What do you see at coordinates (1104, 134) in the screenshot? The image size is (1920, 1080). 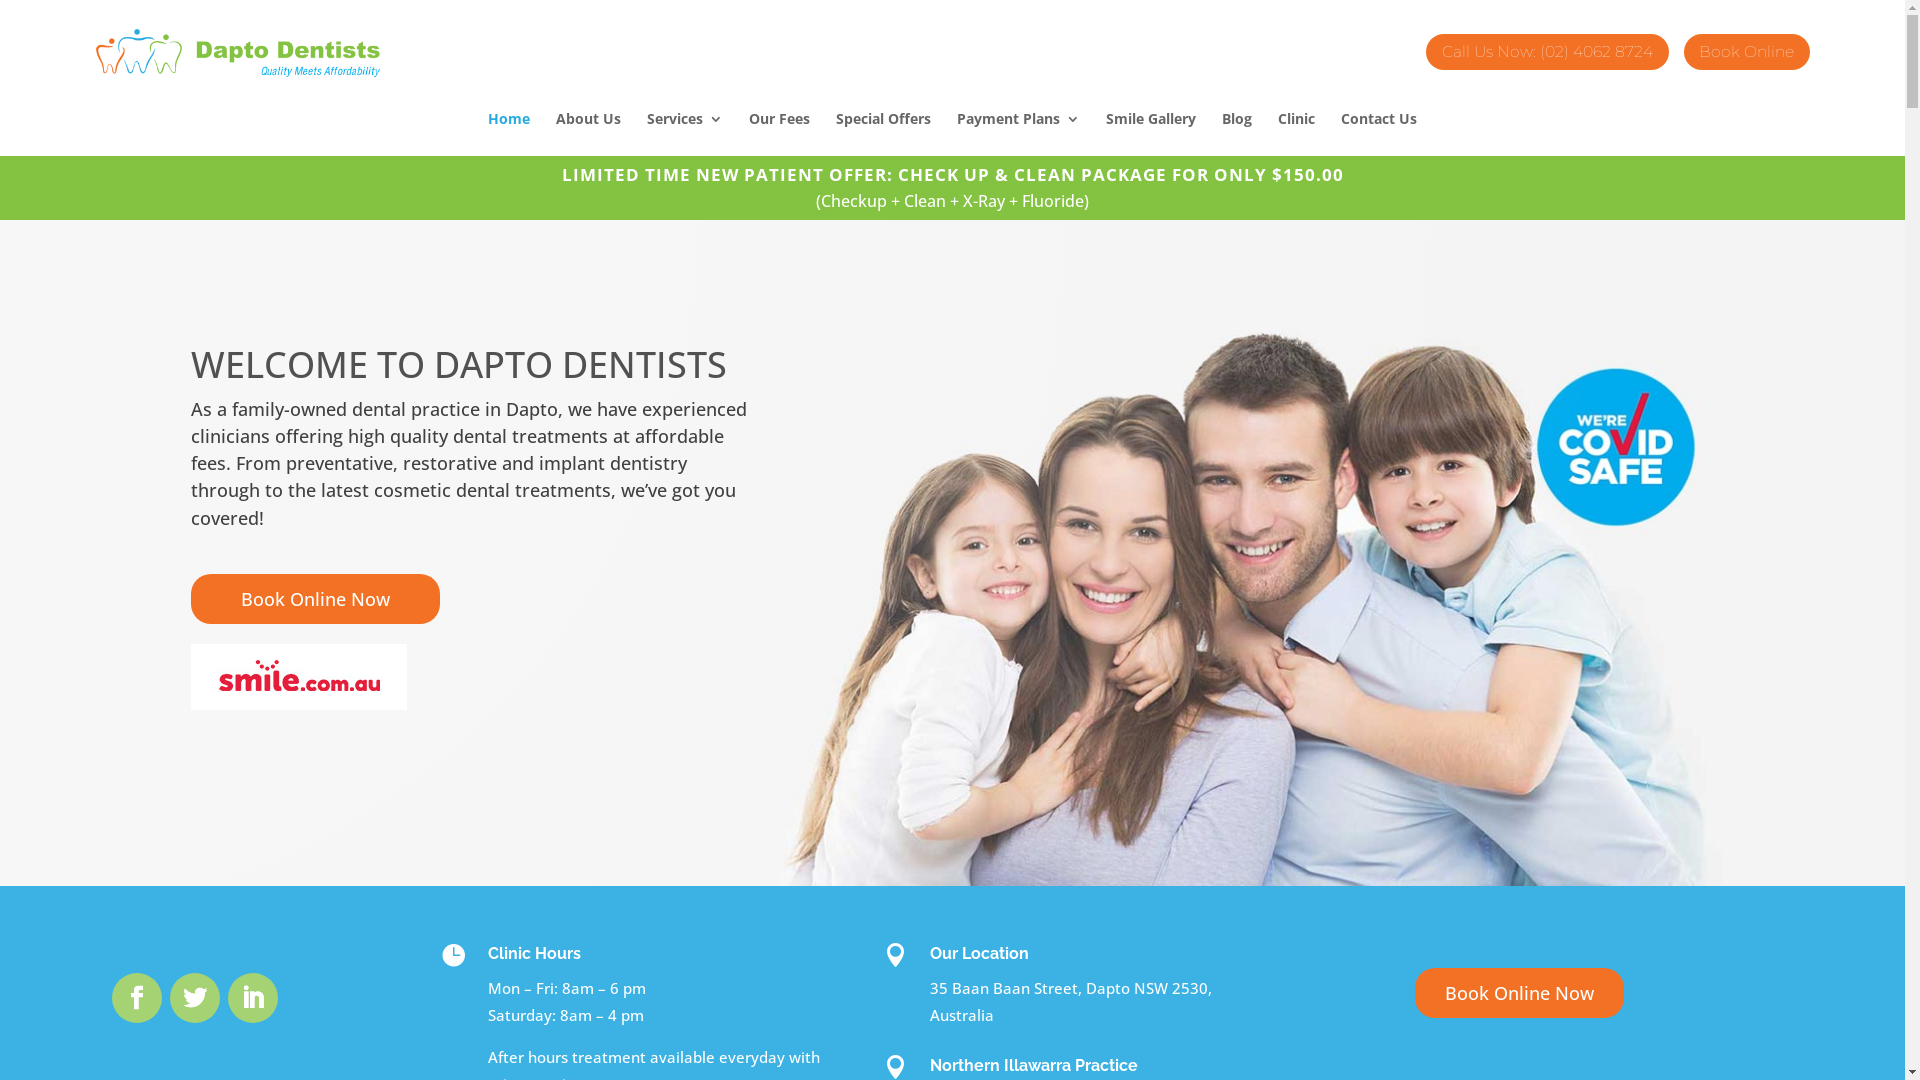 I see `'Smile Gallery'` at bounding box center [1104, 134].